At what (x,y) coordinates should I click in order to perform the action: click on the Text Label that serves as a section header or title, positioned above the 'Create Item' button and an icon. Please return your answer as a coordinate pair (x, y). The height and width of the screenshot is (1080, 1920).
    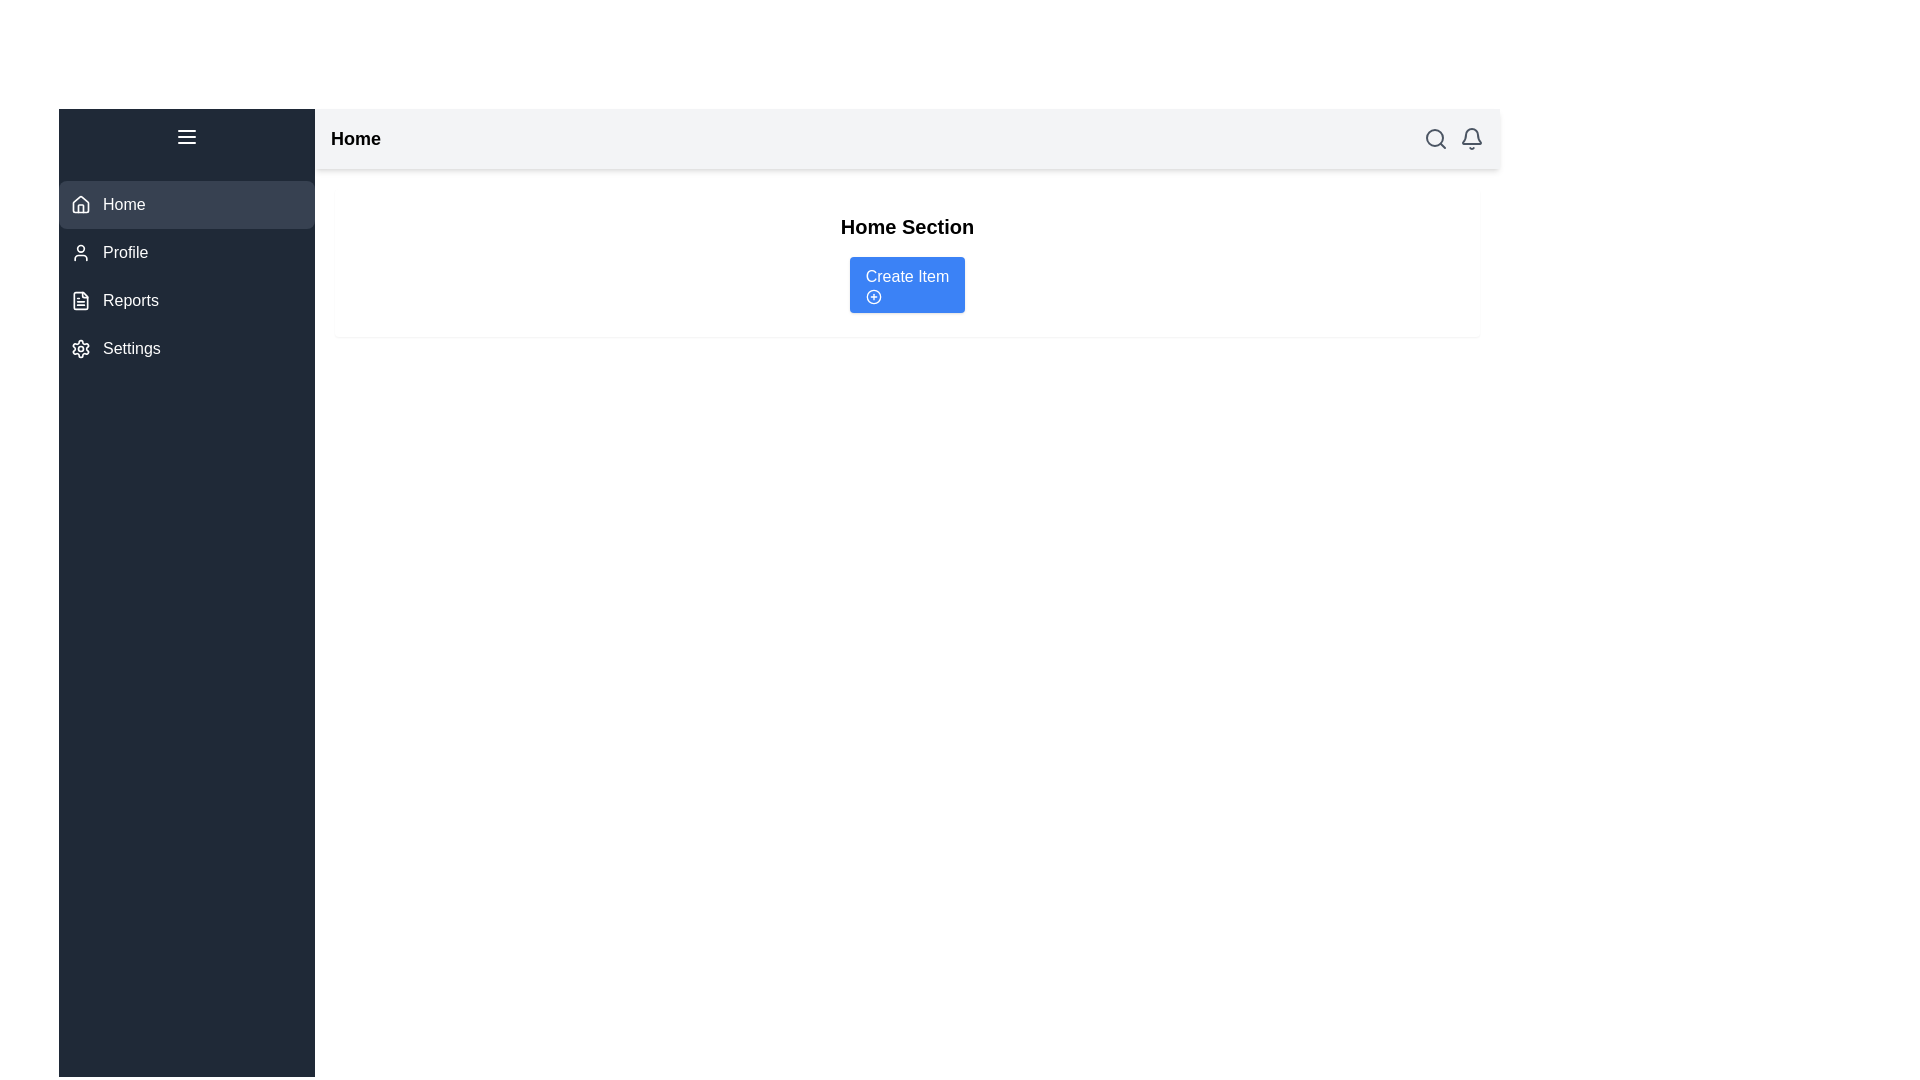
    Looking at the image, I should click on (906, 226).